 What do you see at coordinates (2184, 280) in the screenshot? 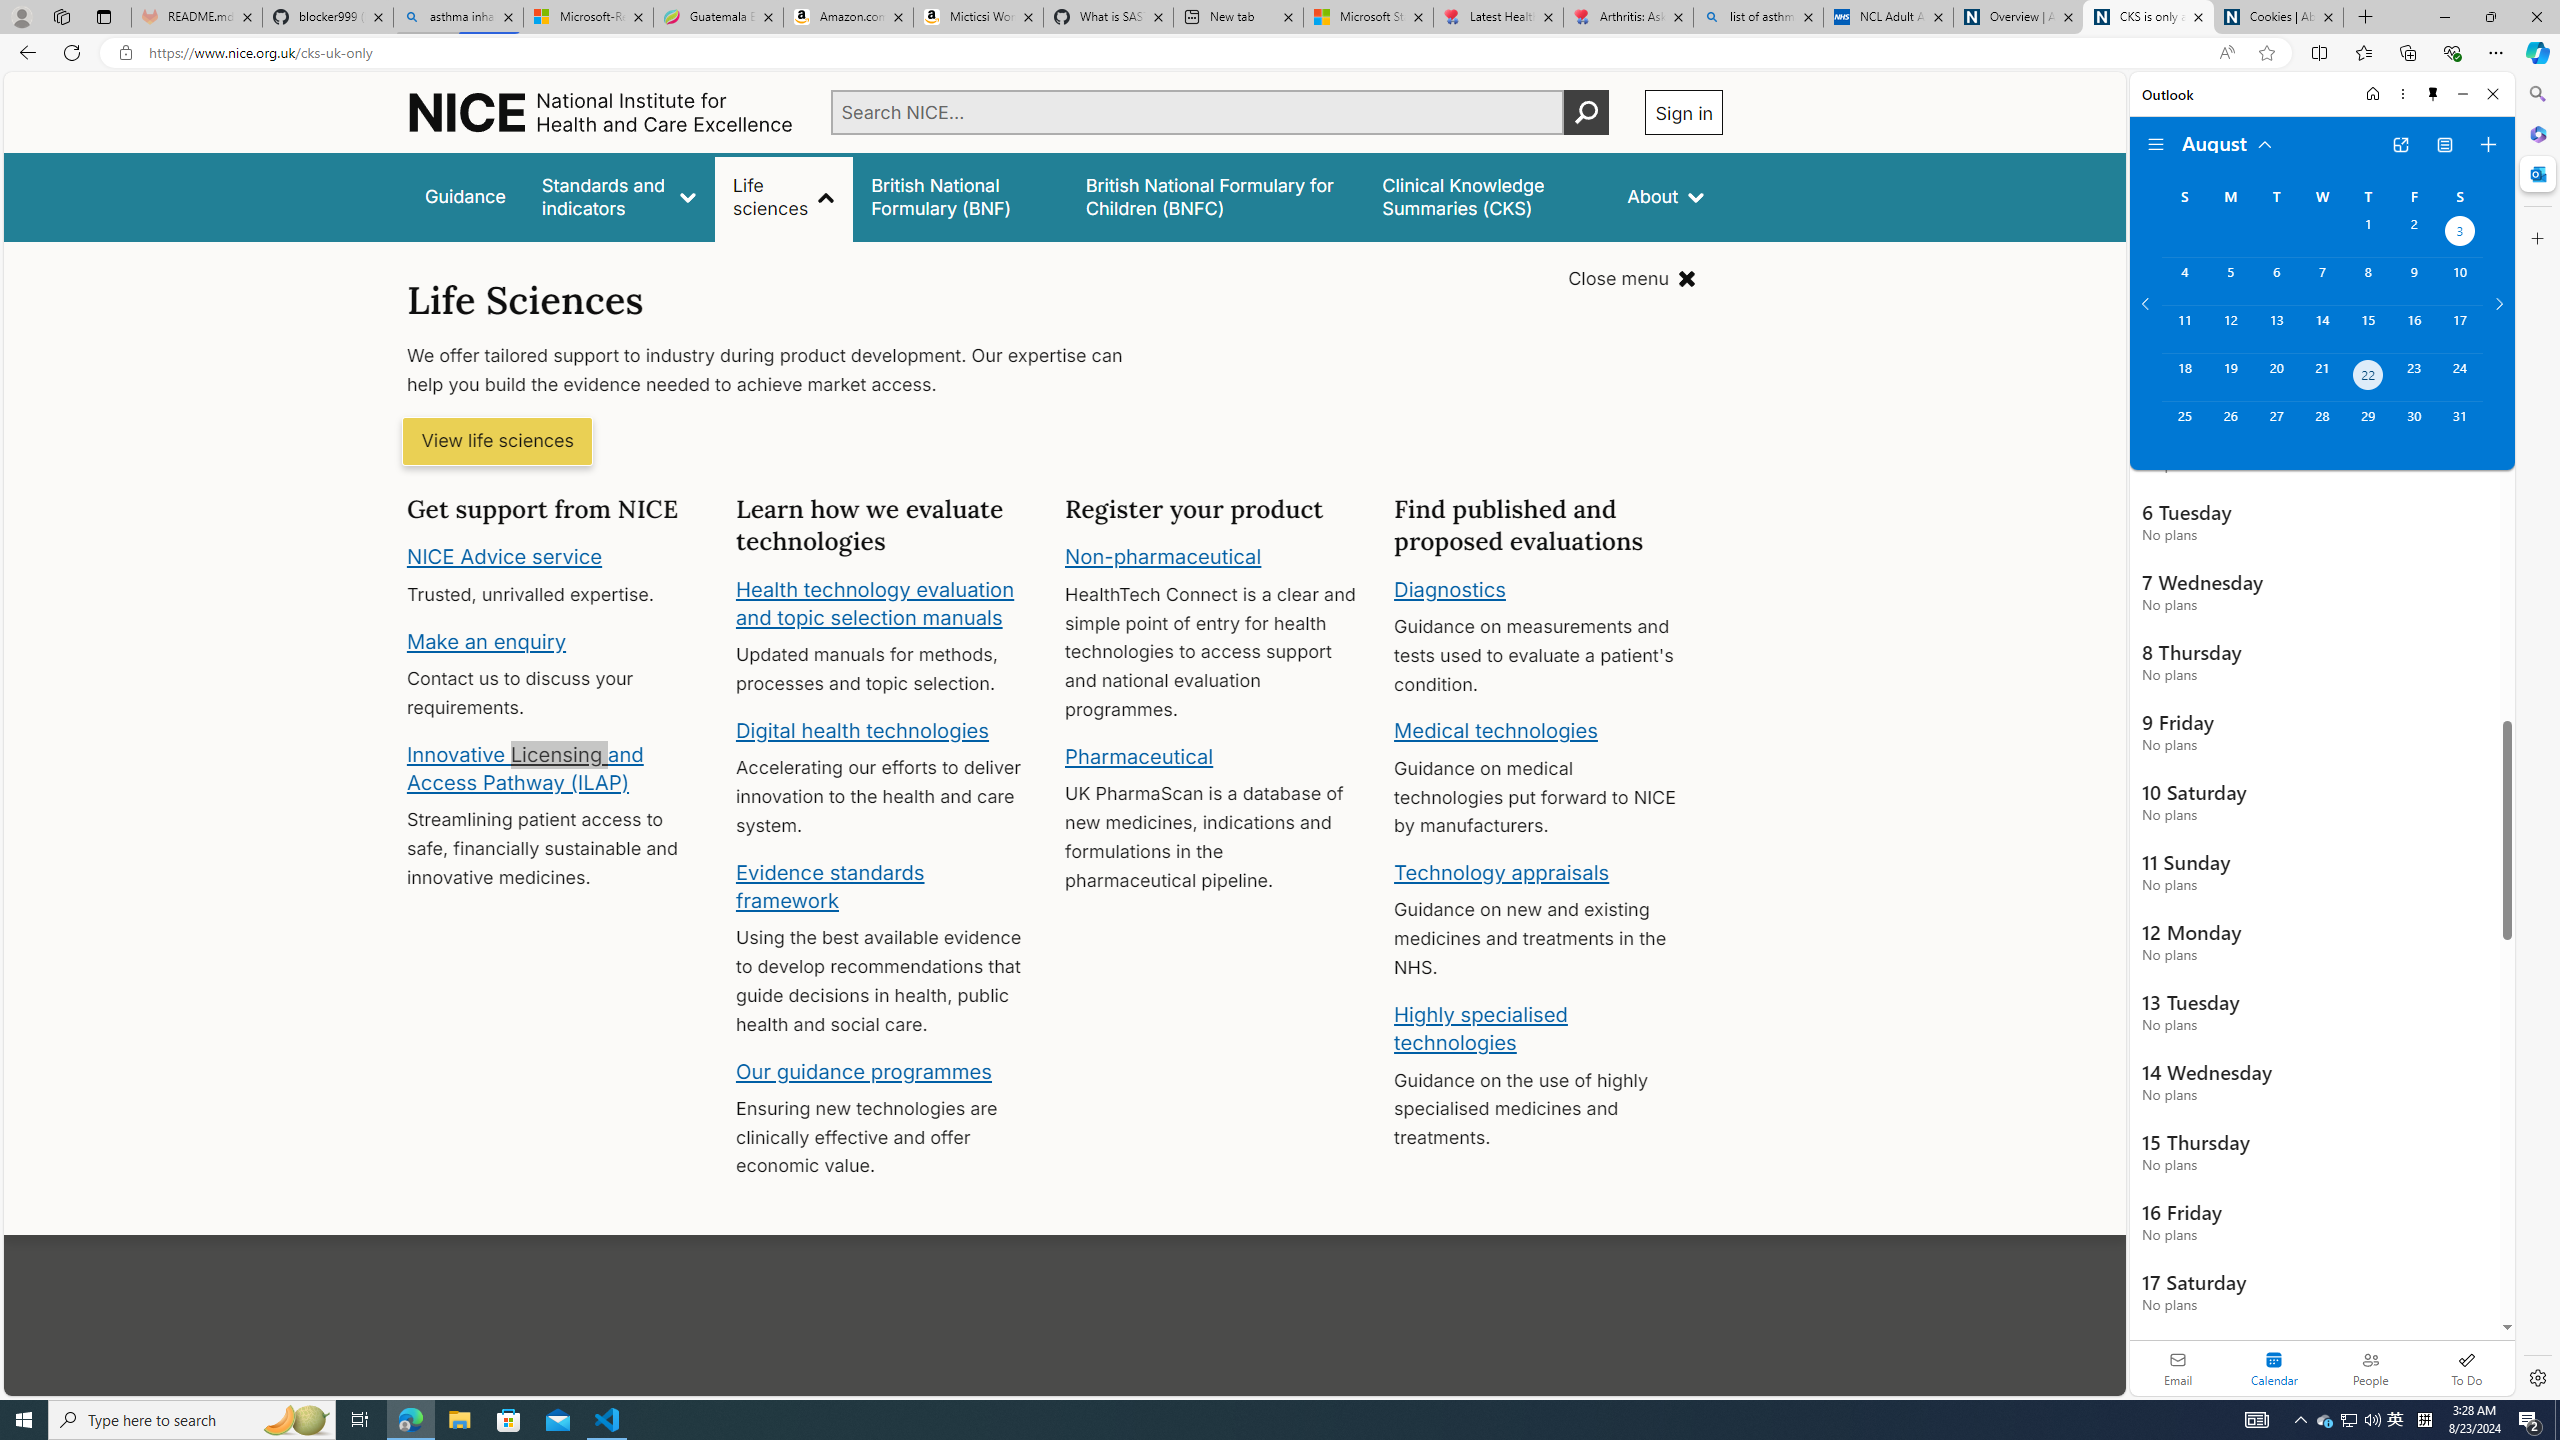
I see `'Sunday, August 4, 2024. '` at bounding box center [2184, 280].